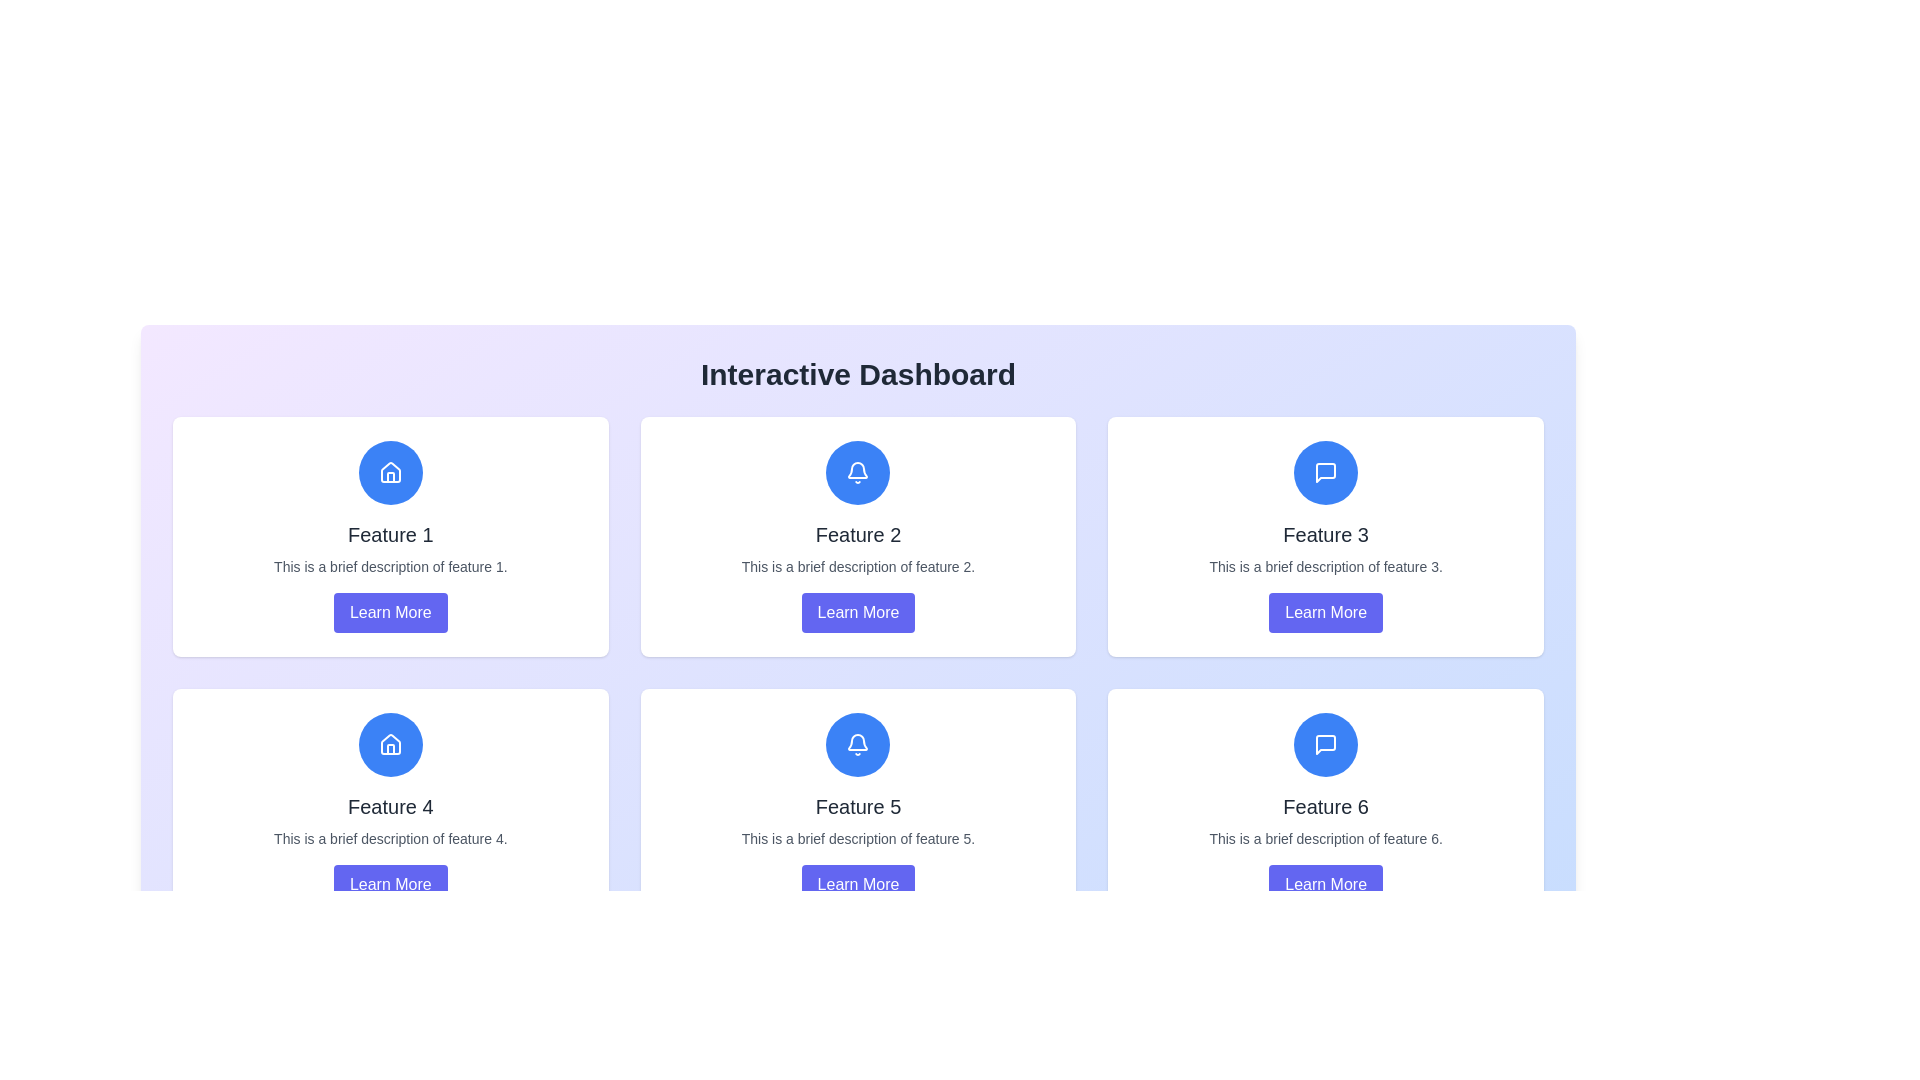 Image resolution: width=1920 pixels, height=1080 pixels. Describe the element at coordinates (390, 744) in the screenshot. I see `the house icon with a blue circular background located in the first card of the 'Feature' grid` at that location.